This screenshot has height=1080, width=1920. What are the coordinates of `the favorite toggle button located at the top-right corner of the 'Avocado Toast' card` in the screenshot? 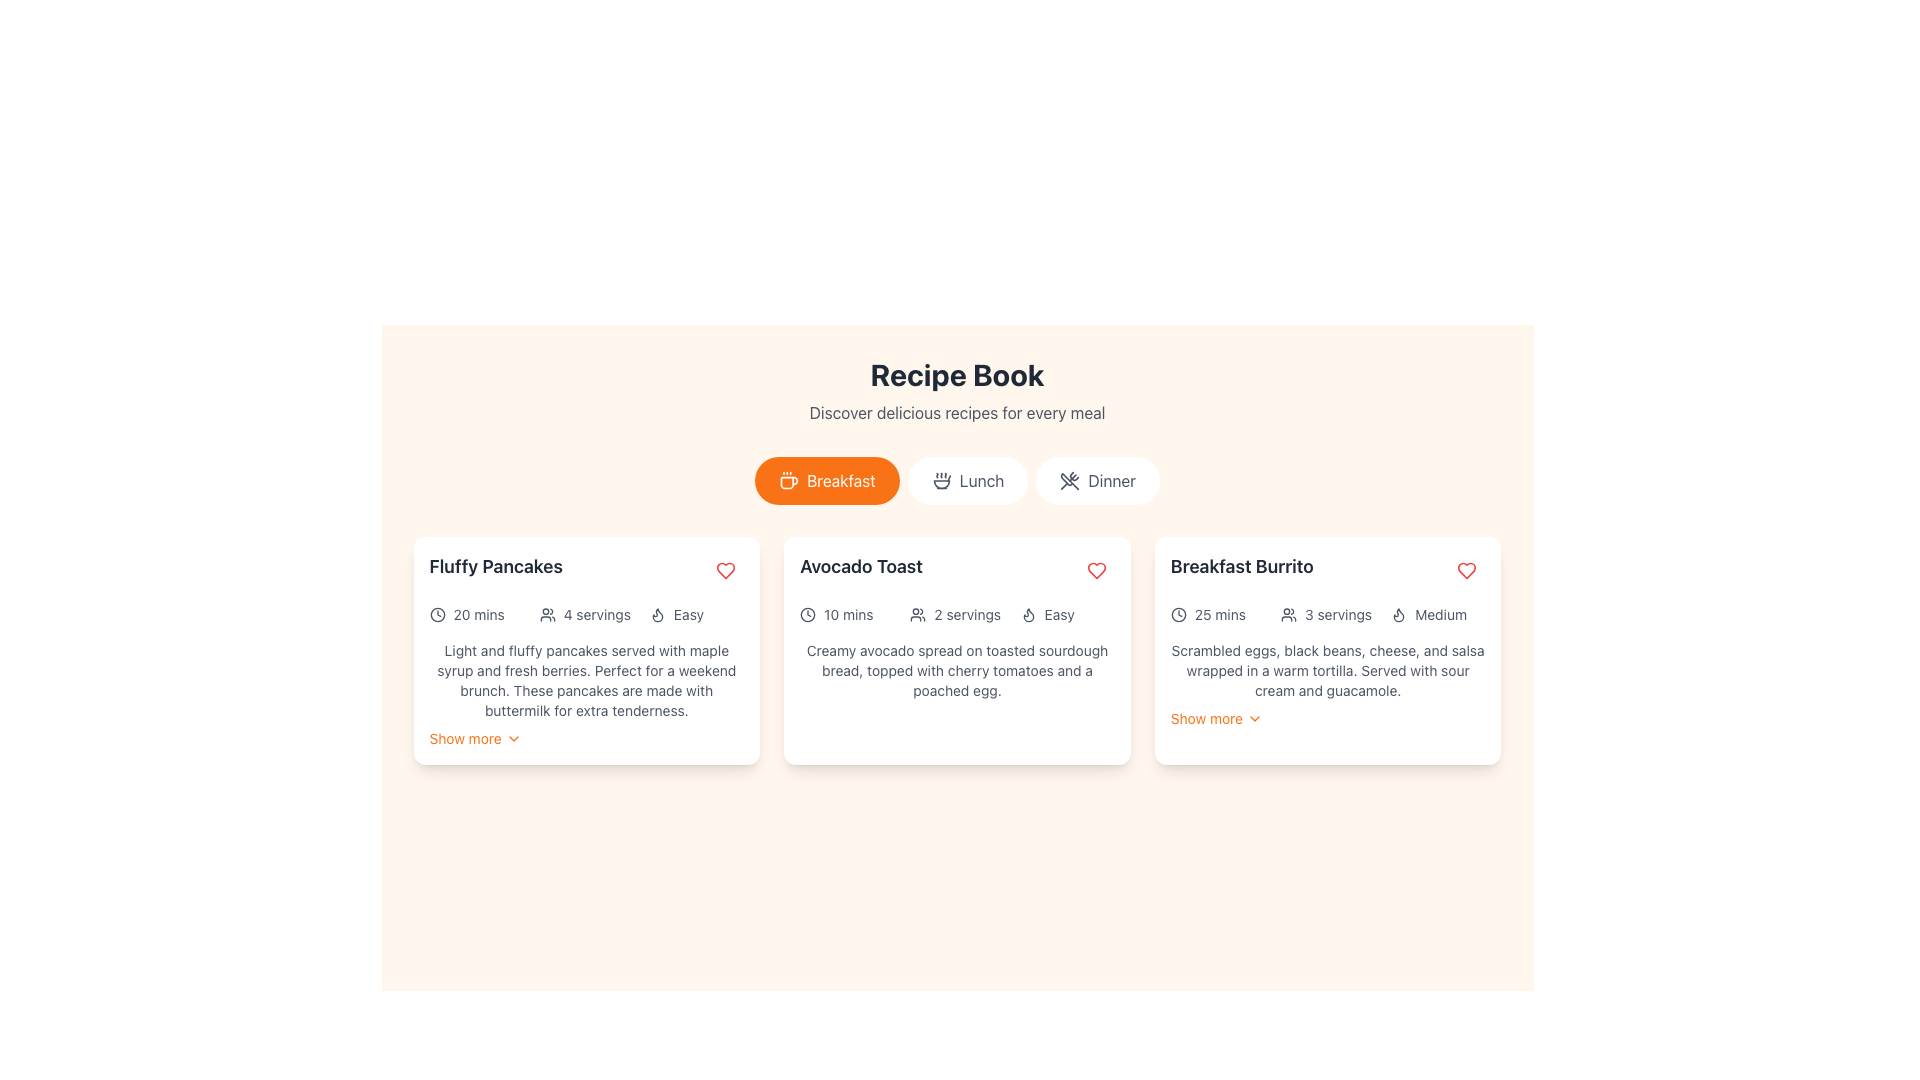 It's located at (1095, 570).